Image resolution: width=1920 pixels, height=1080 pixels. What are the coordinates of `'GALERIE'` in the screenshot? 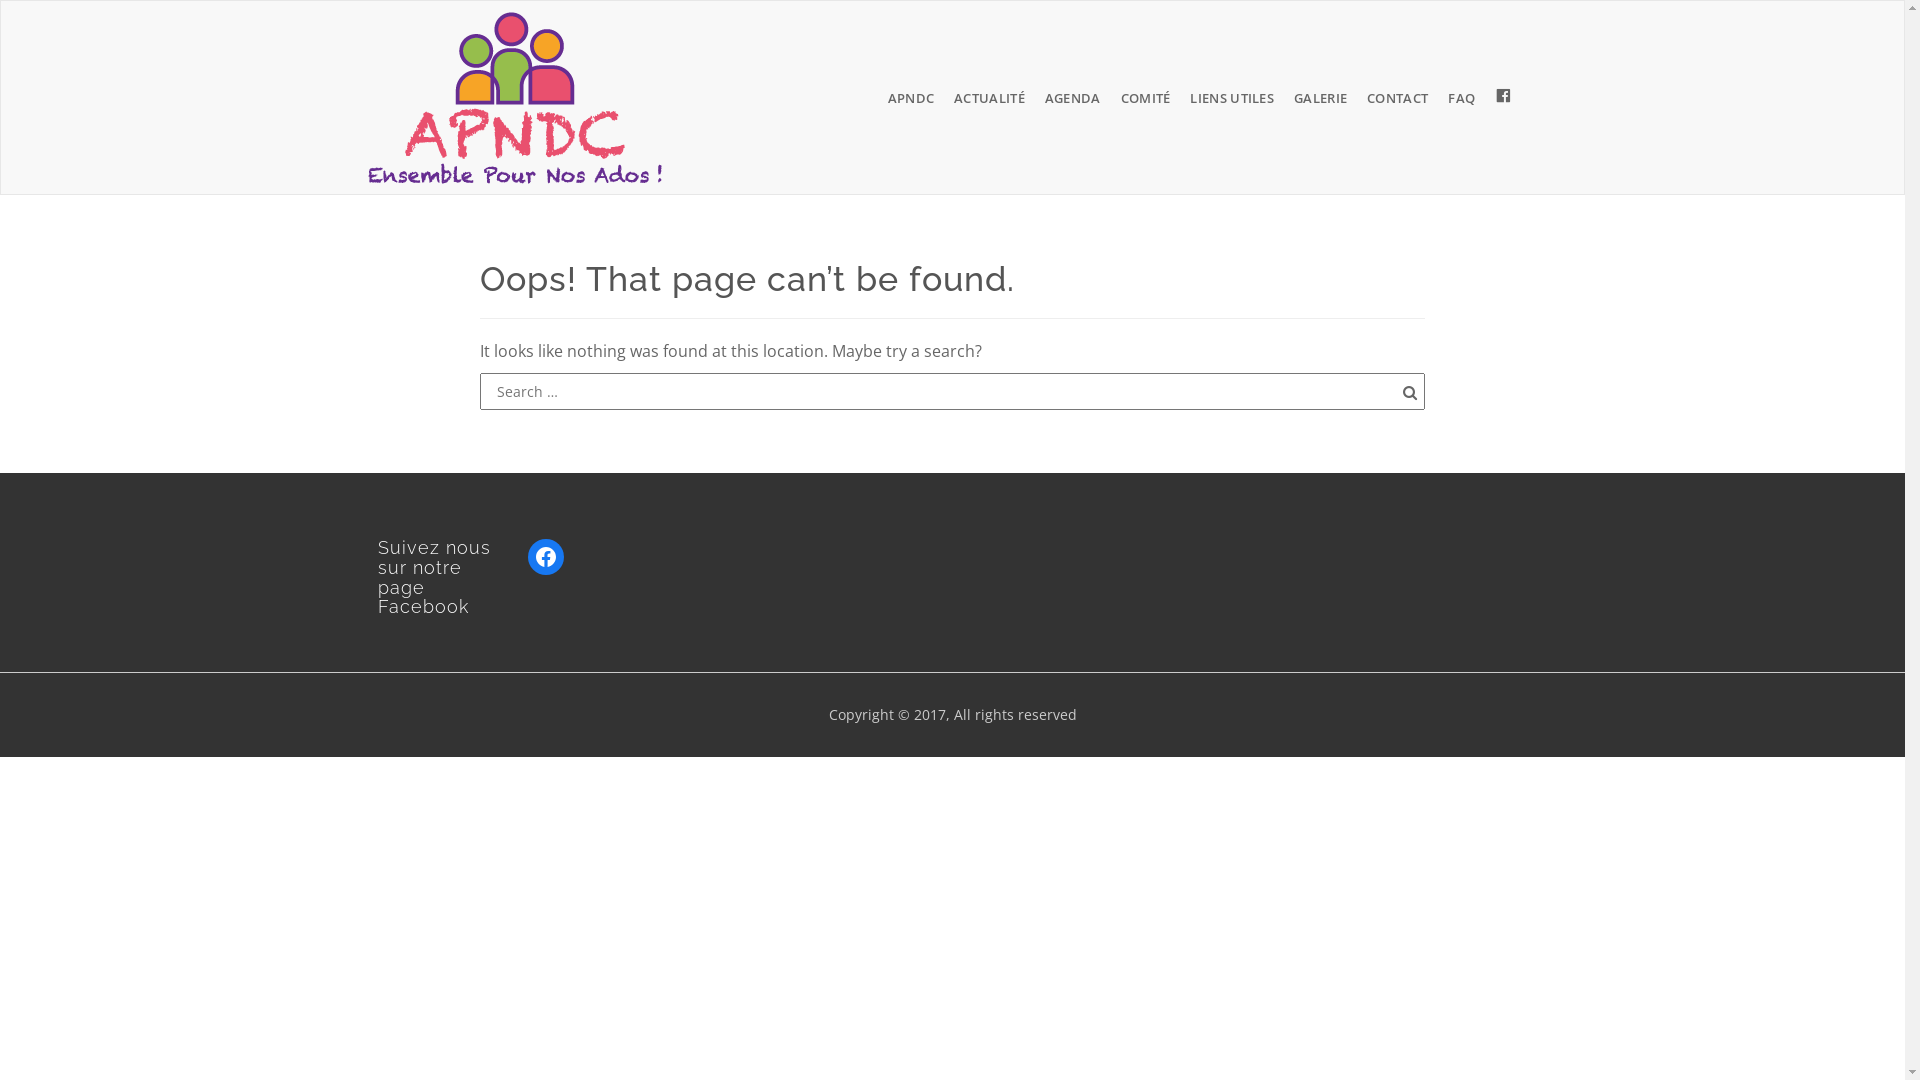 It's located at (1320, 97).